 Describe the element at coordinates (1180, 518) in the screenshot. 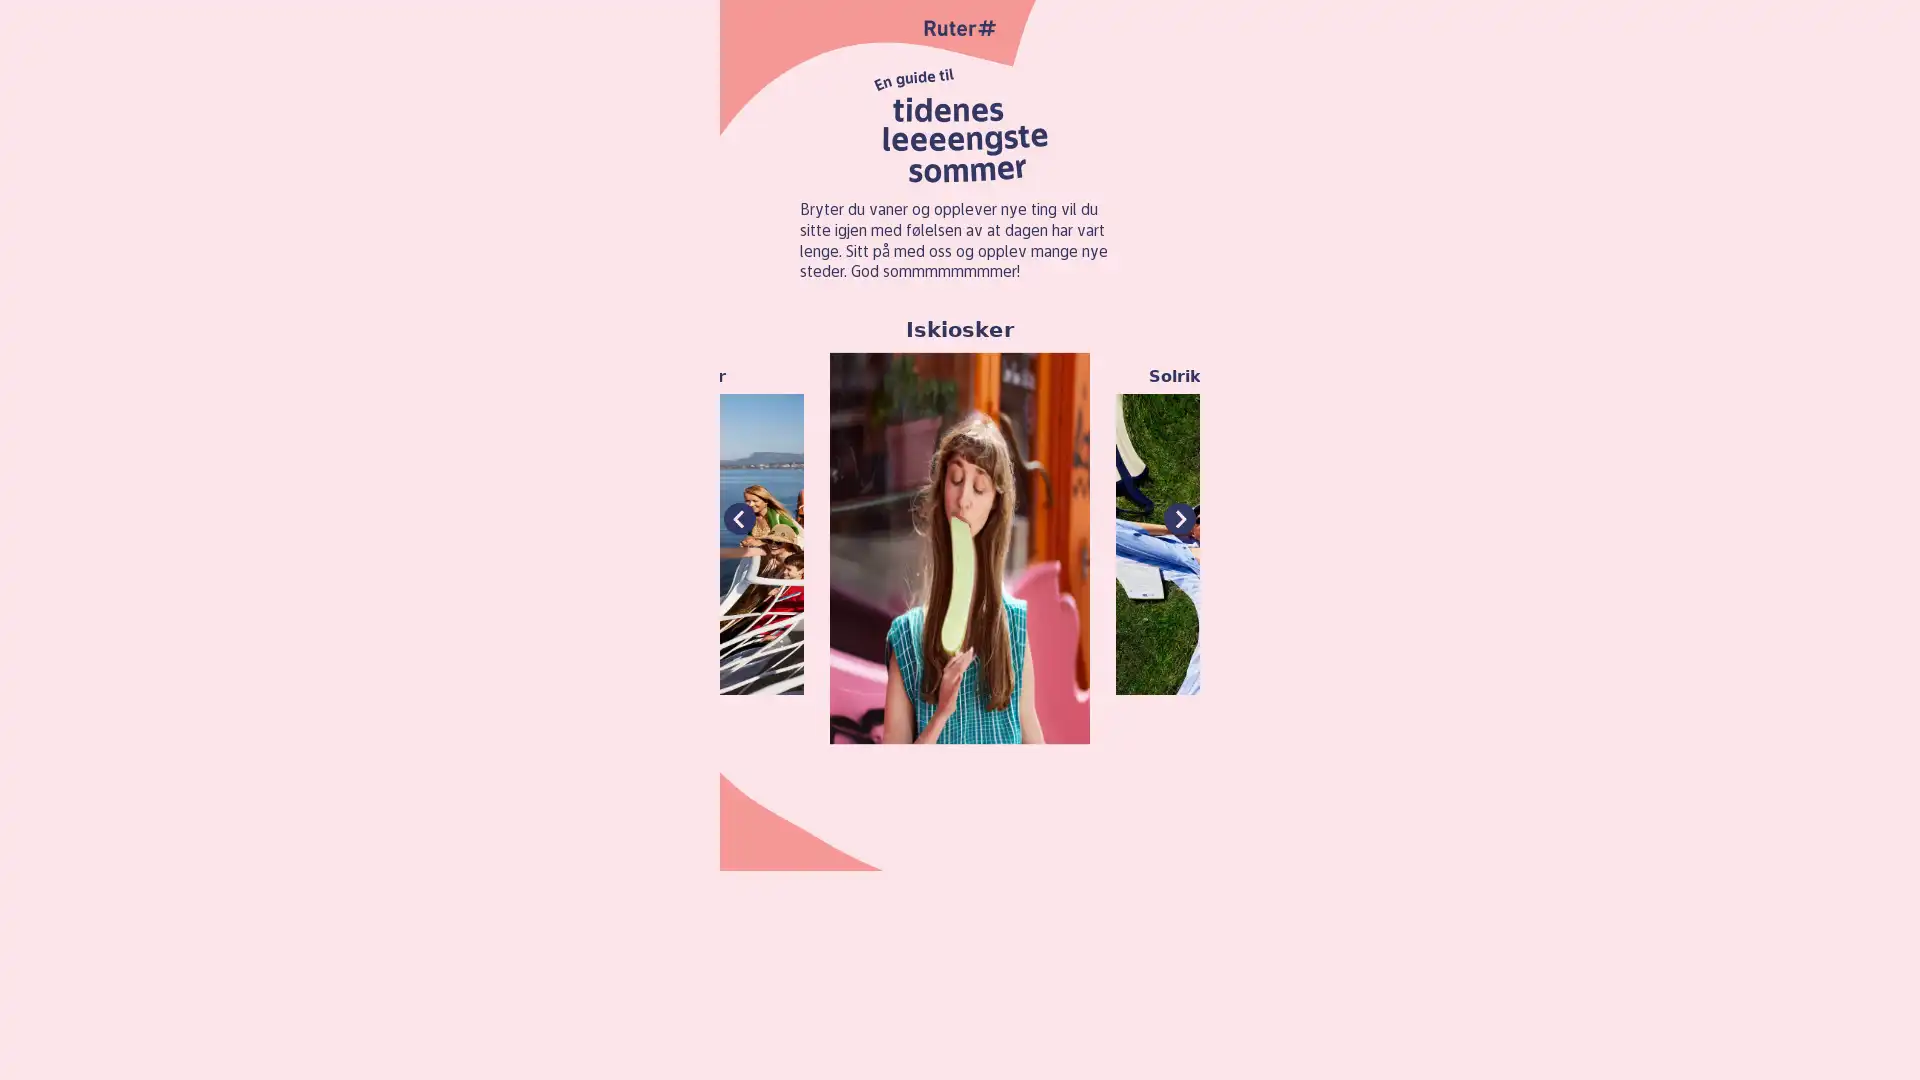

I see `next` at that location.